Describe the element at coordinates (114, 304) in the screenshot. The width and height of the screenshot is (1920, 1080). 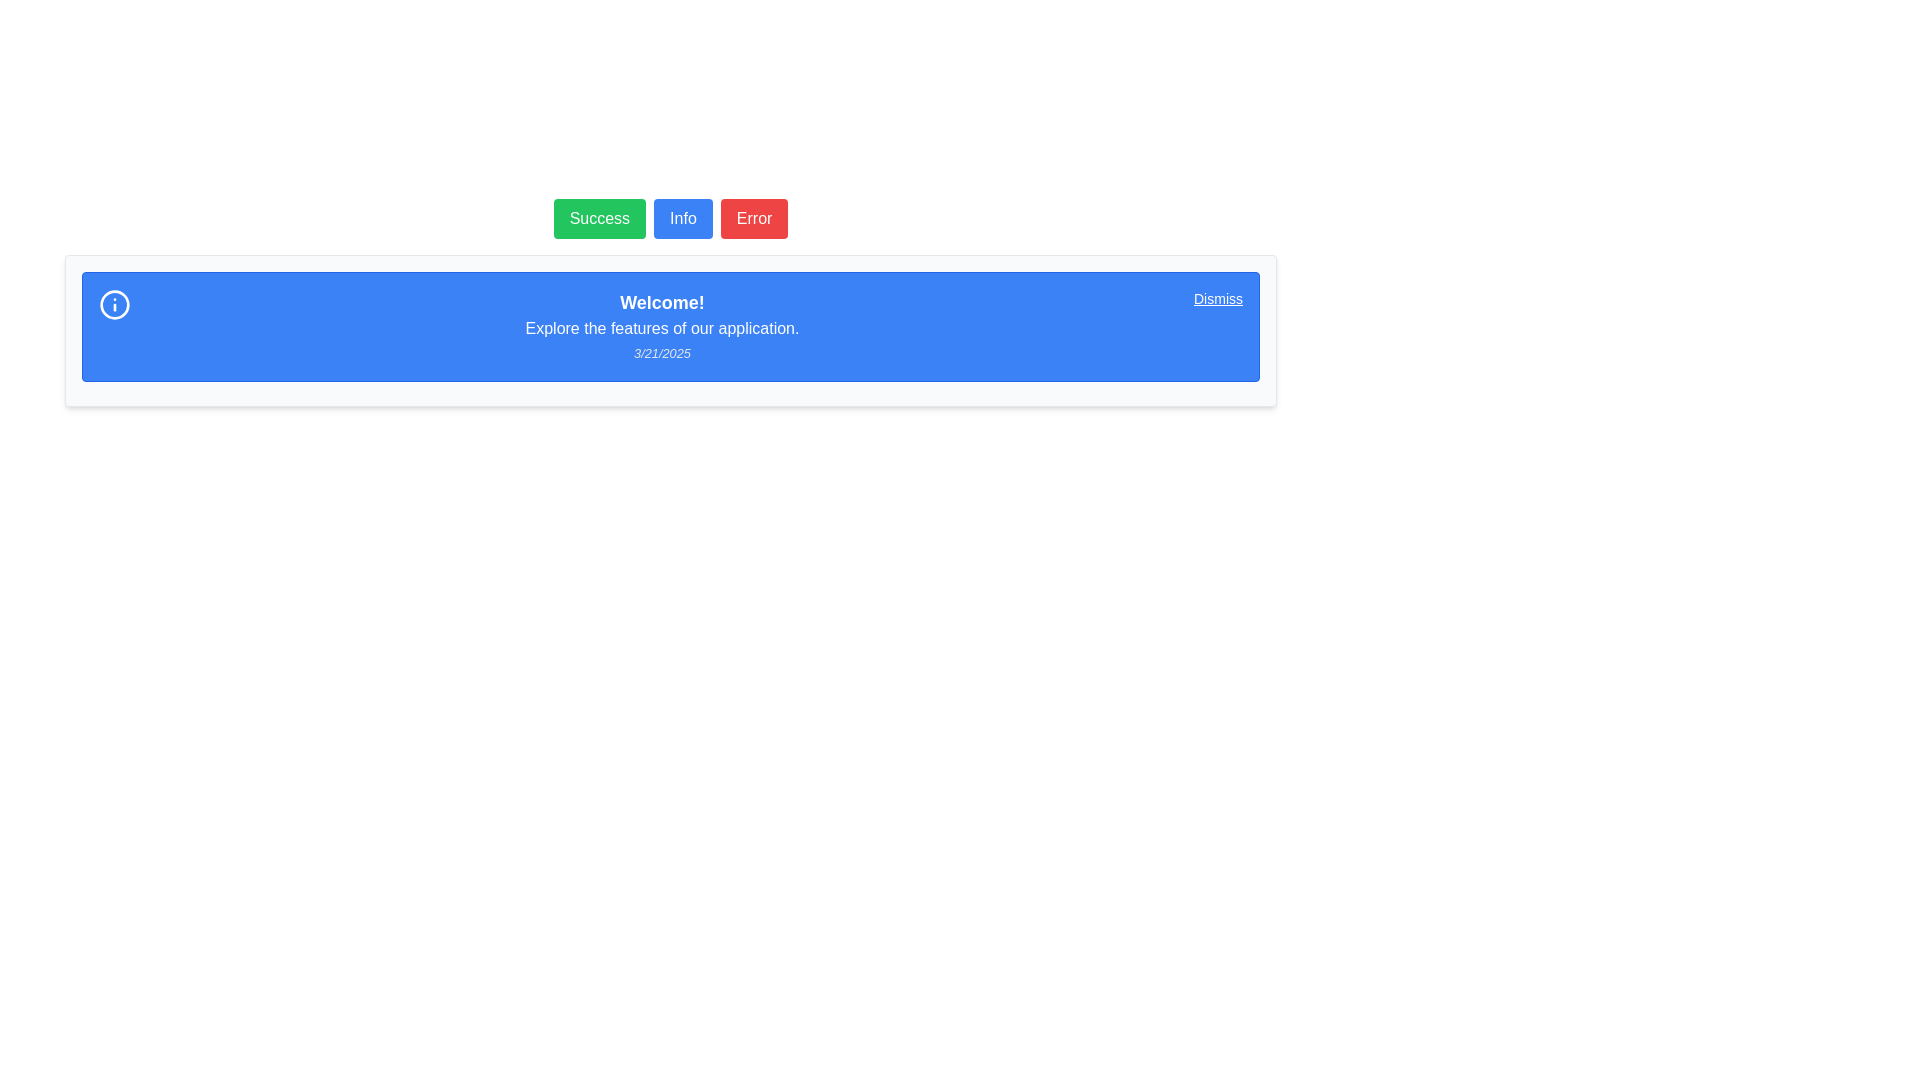
I see `the circular information icon containing a lowercase 'i' symbol, which is located to the far-left of the blue notification bar, adjacent to the 'Welcome!' text header` at that location.